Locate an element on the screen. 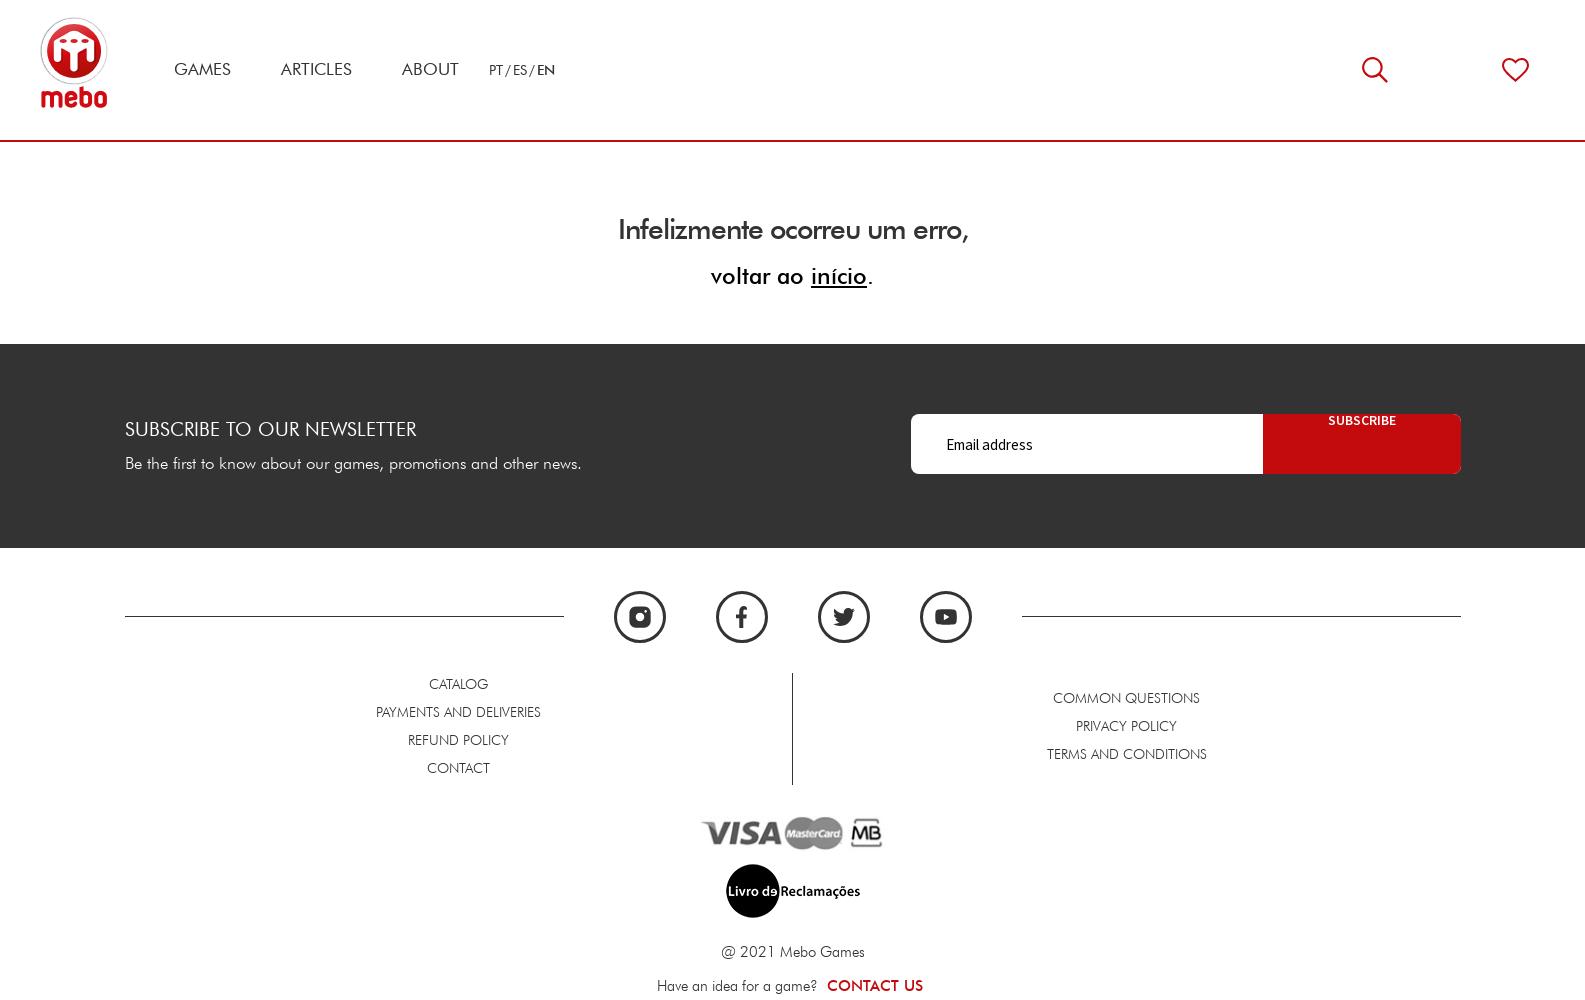 The width and height of the screenshot is (1585, 1000). 'See our' is located at coordinates (957, 855).